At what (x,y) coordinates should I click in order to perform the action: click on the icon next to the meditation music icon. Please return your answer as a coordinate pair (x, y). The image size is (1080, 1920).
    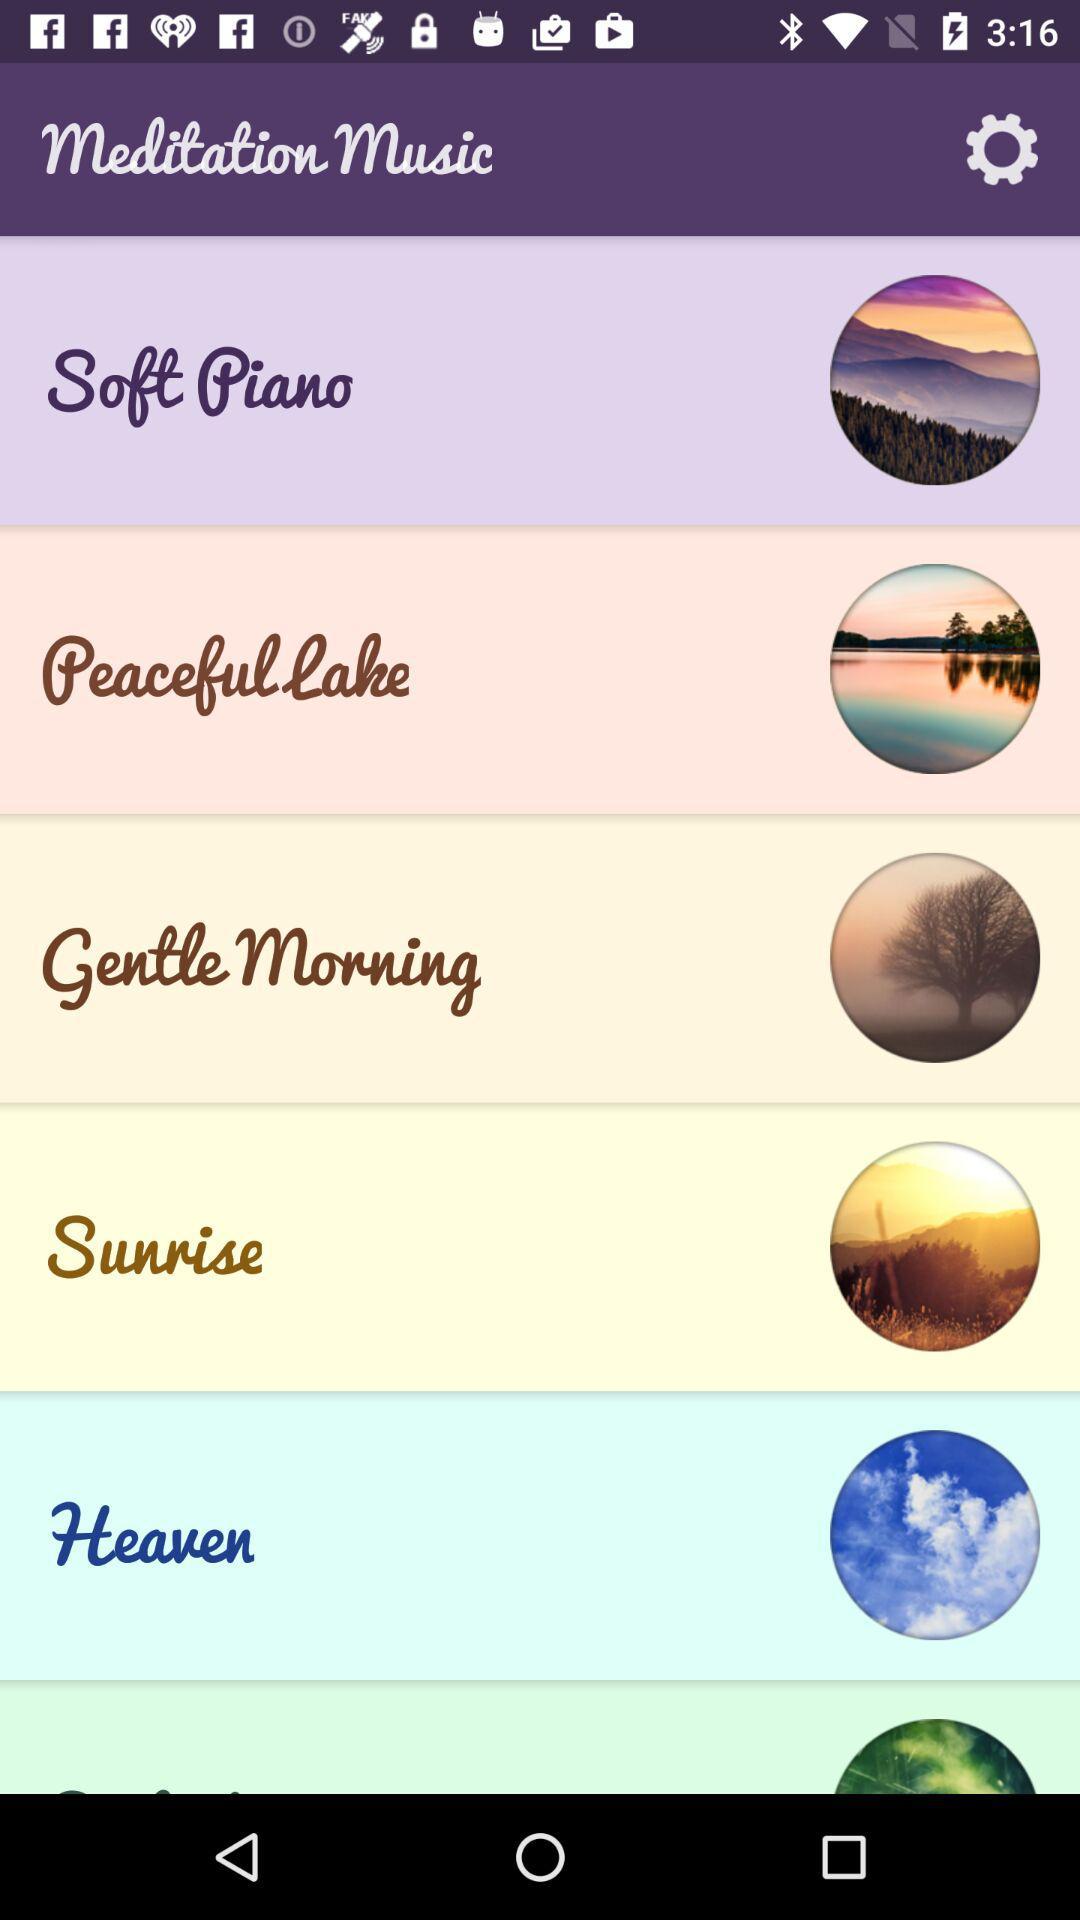
    Looking at the image, I should click on (1002, 148).